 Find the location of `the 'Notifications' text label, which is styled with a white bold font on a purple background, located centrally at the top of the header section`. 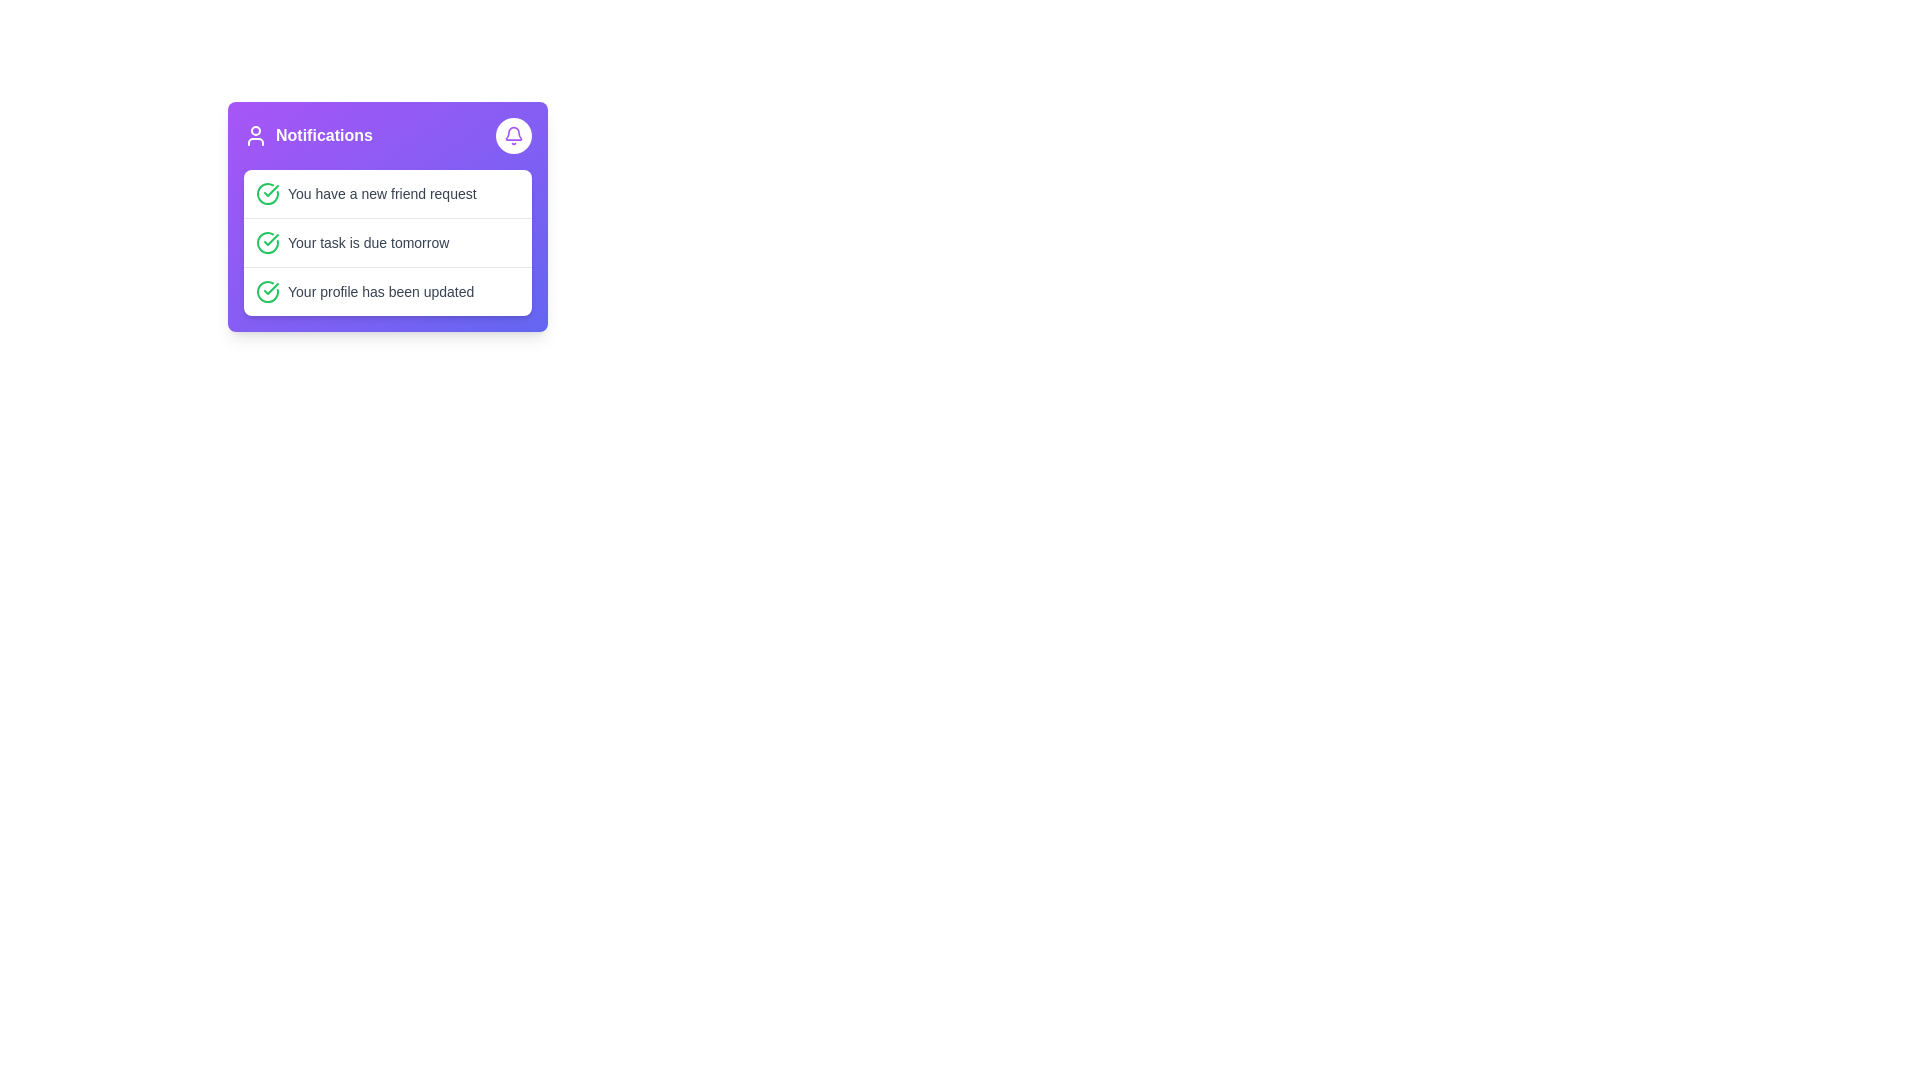

the 'Notifications' text label, which is styled with a white bold font on a purple background, located centrally at the top of the header section is located at coordinates (324, 135).